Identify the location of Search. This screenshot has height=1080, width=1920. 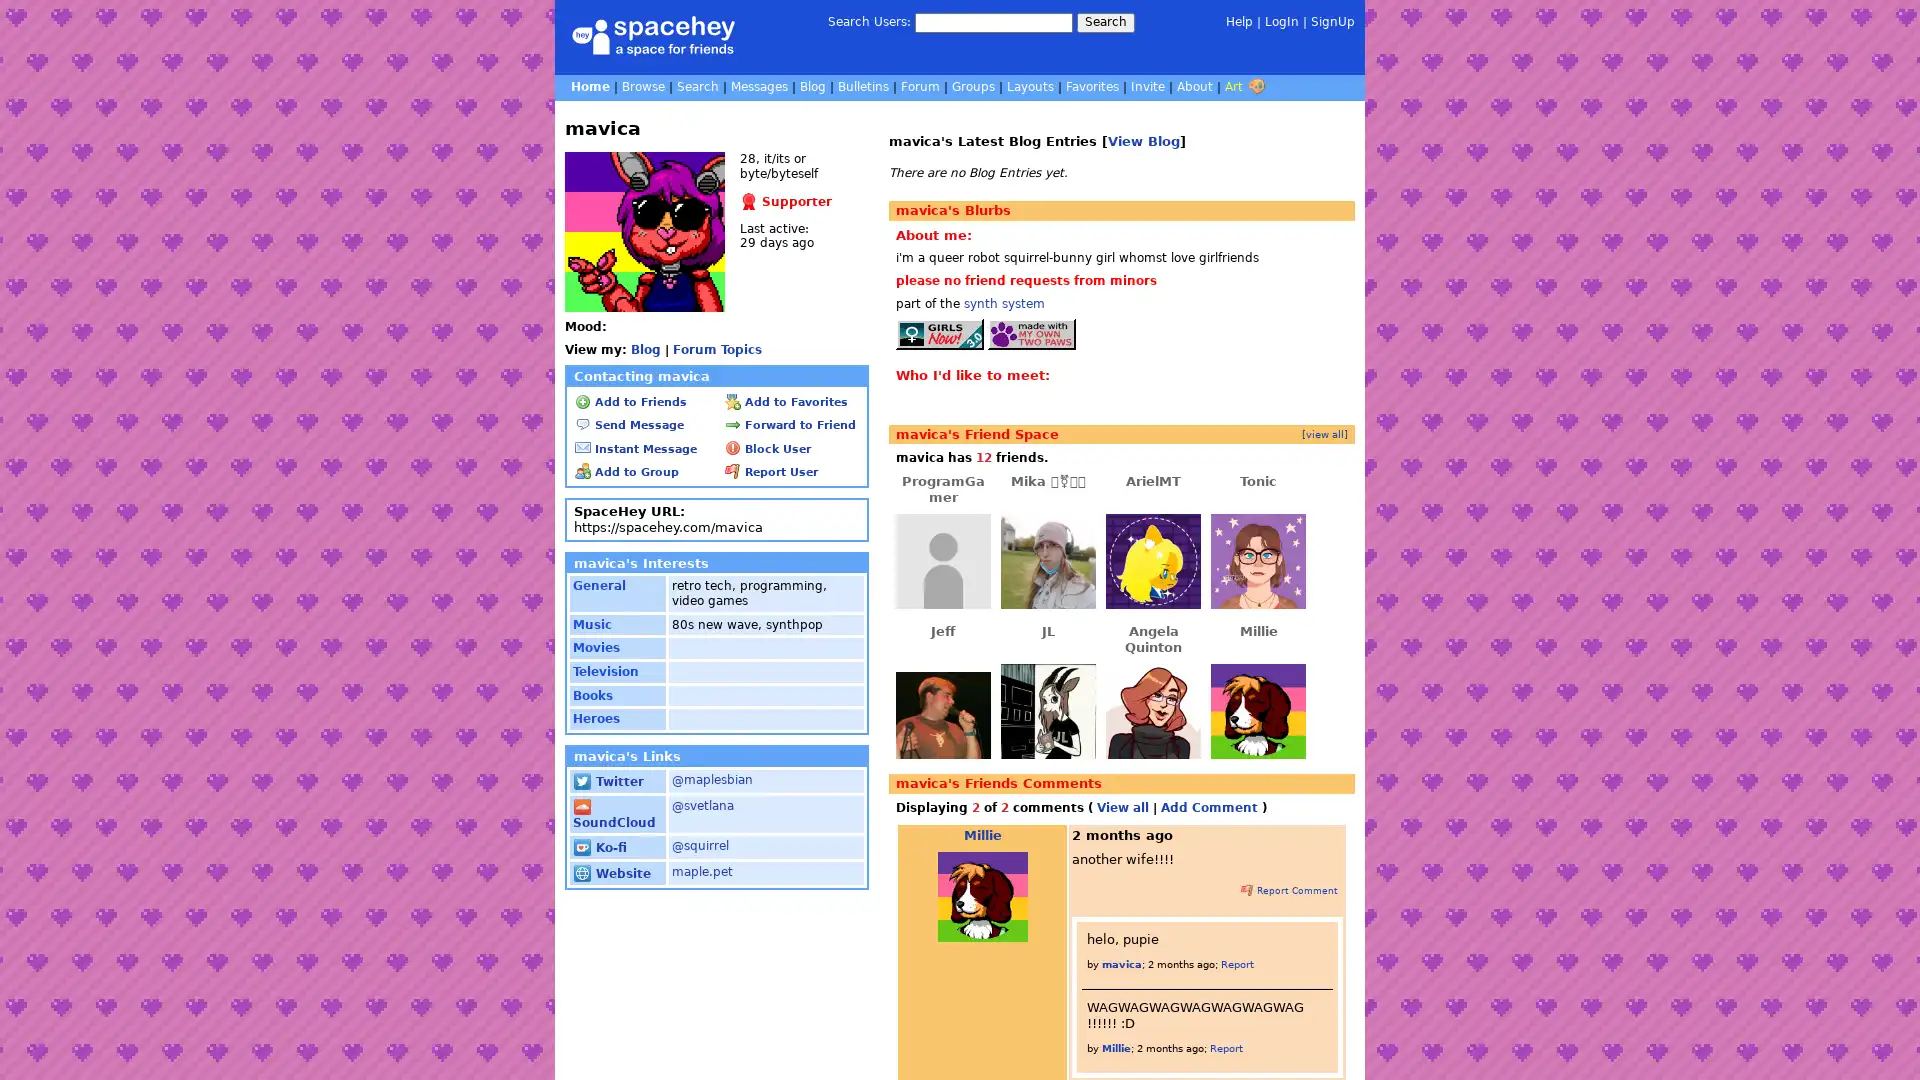
(1103, 22).